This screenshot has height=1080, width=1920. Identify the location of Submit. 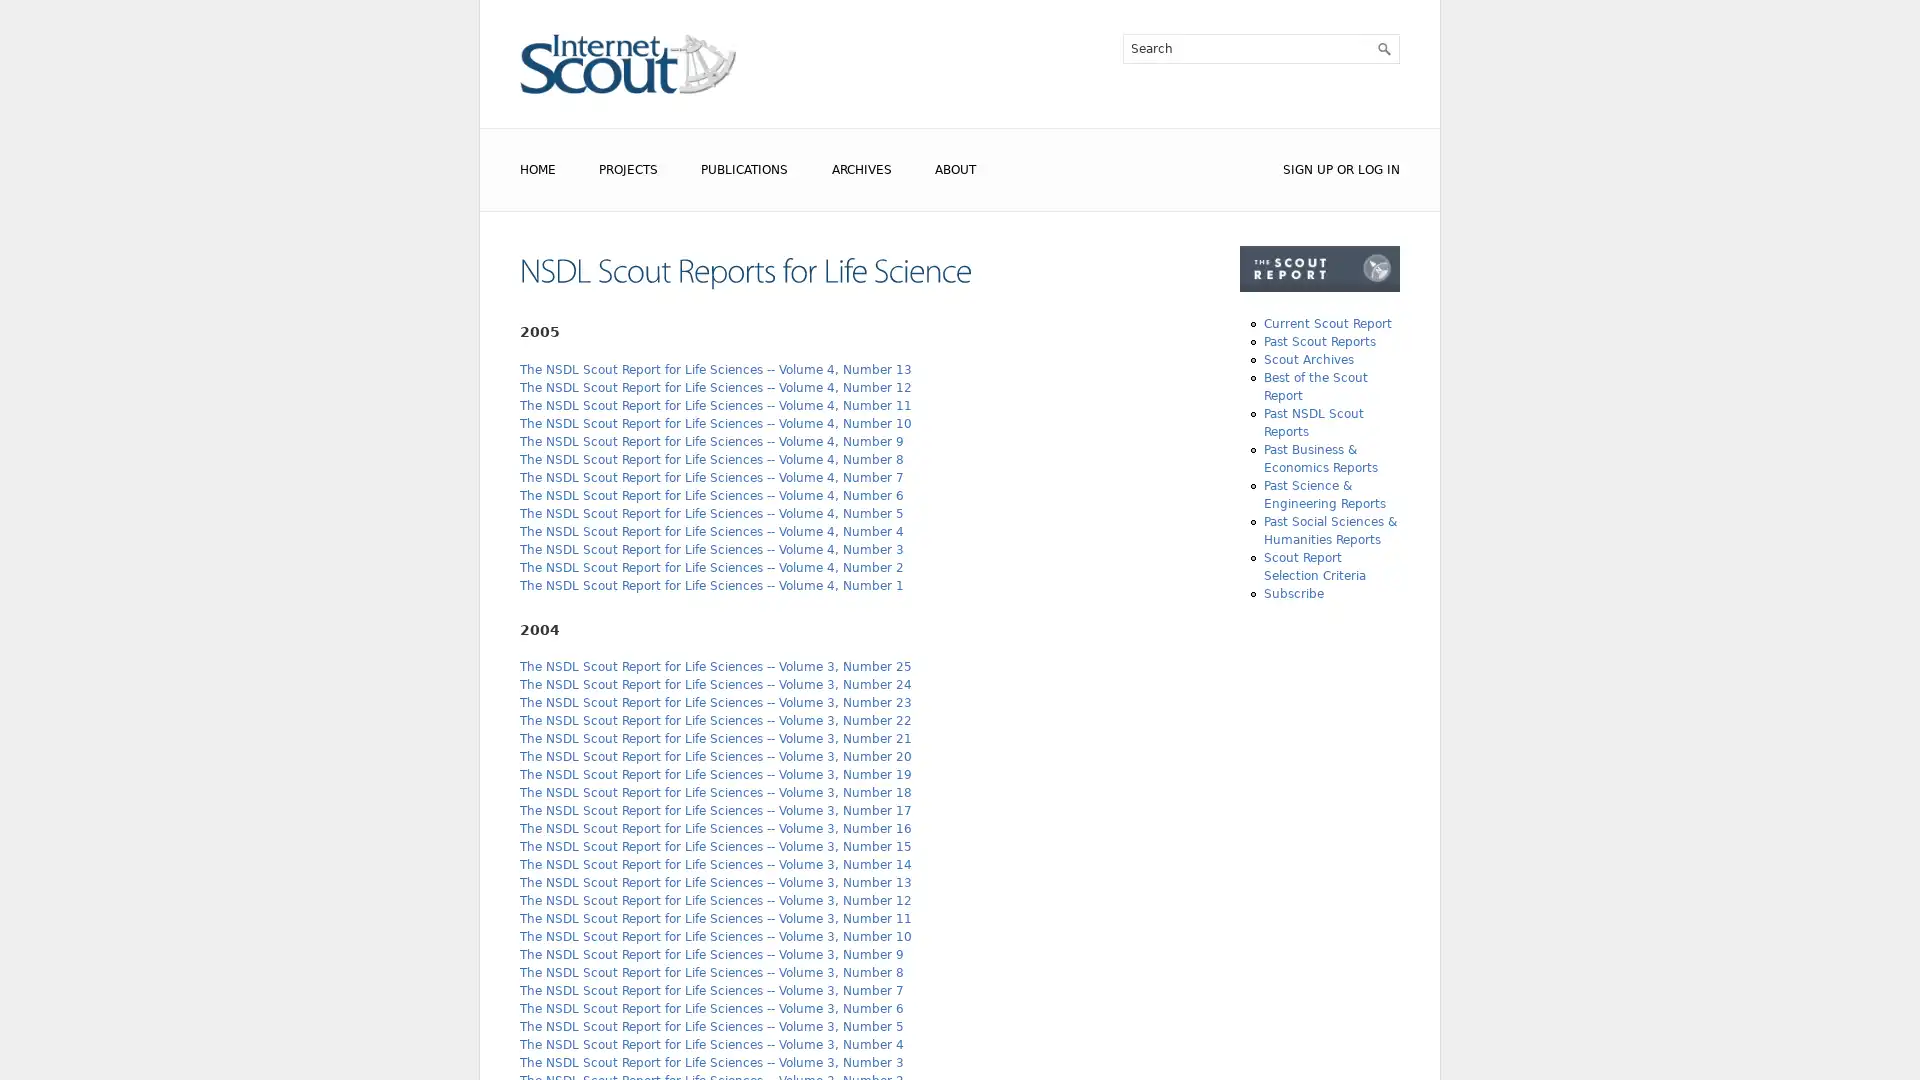
(1382, 48).